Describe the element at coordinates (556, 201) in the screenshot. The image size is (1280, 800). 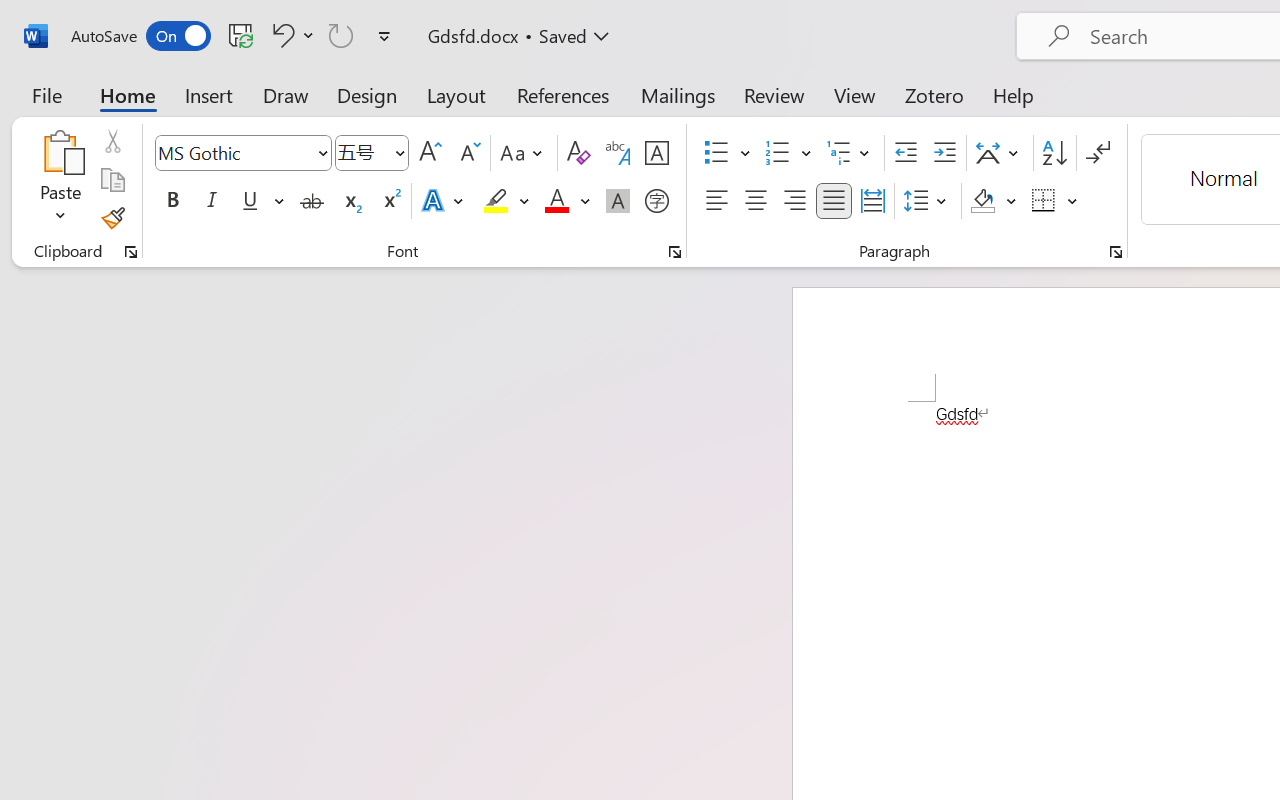
I see `'Font Color Red'` at that location.